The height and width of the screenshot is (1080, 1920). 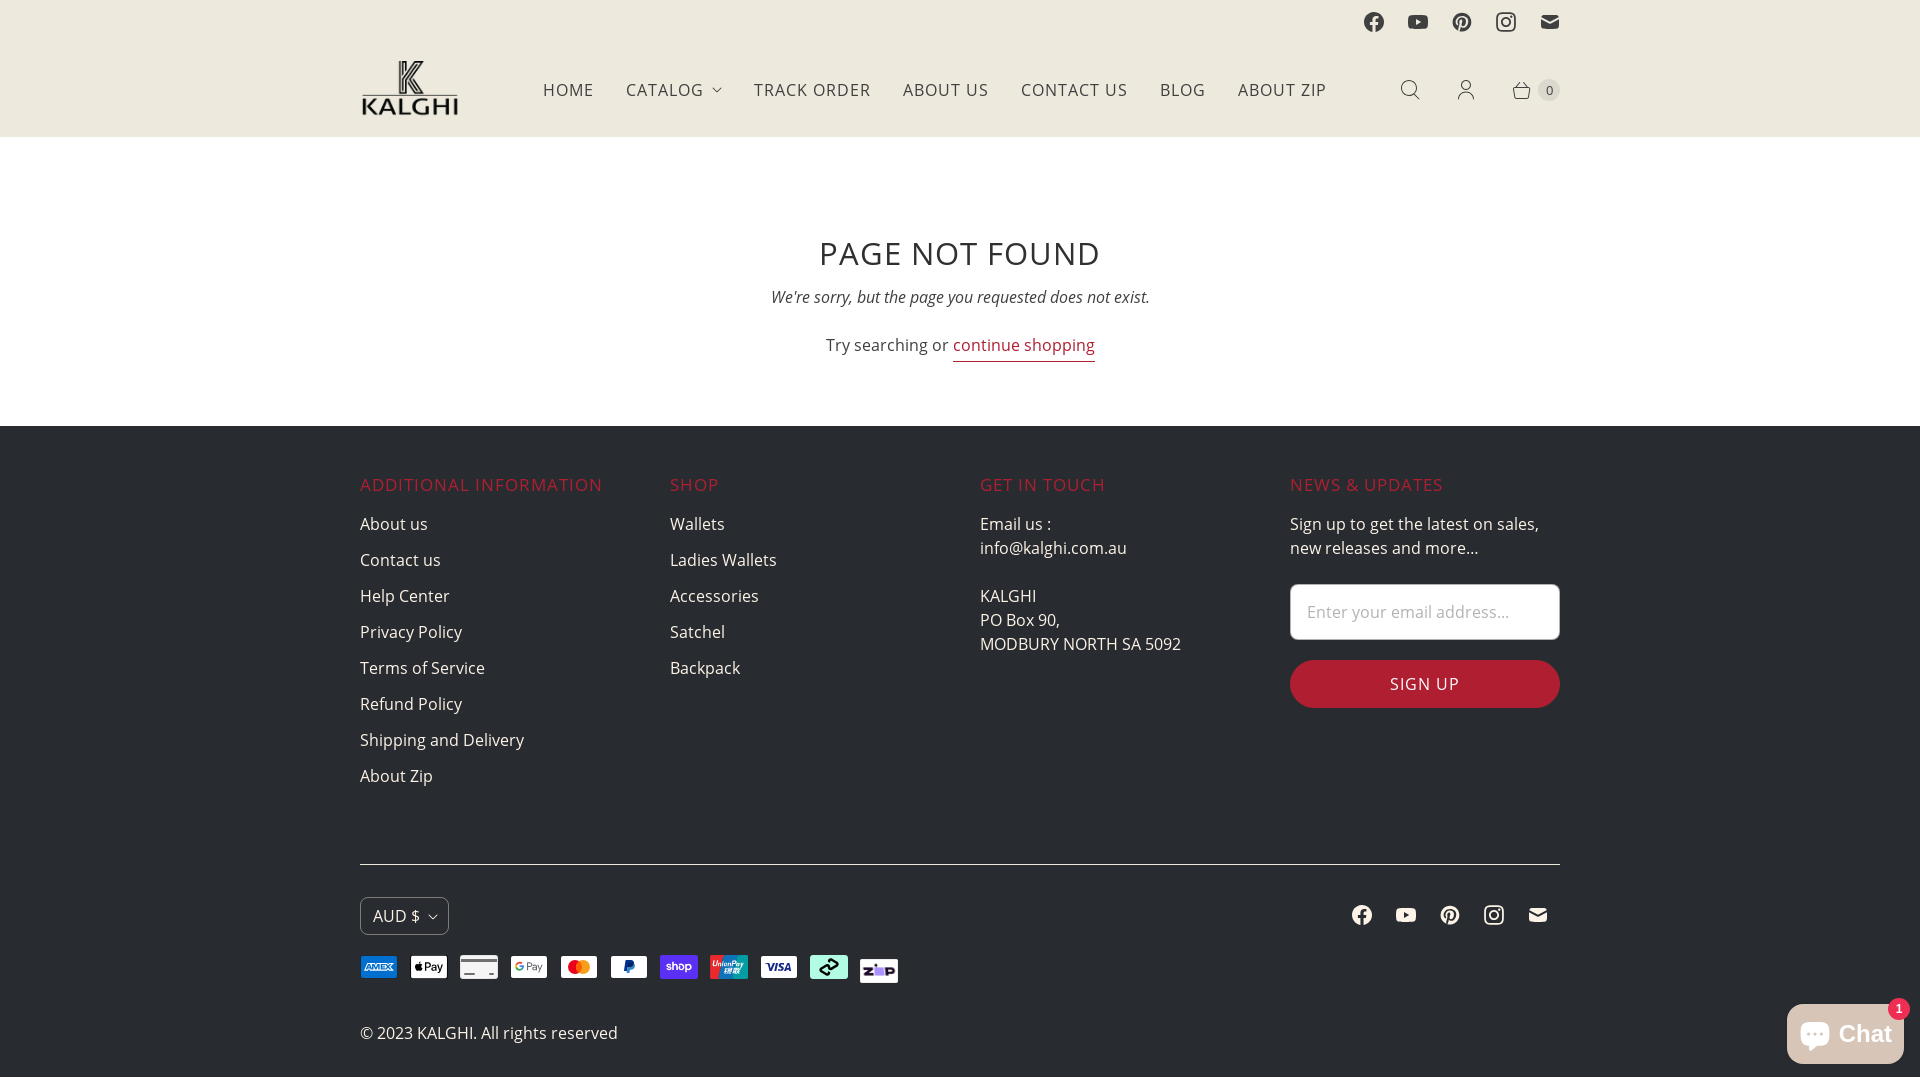 What do you see at coordinates (567, 88) in the screenshot?
I see `'HOME'` at bounding box center [567, 88].